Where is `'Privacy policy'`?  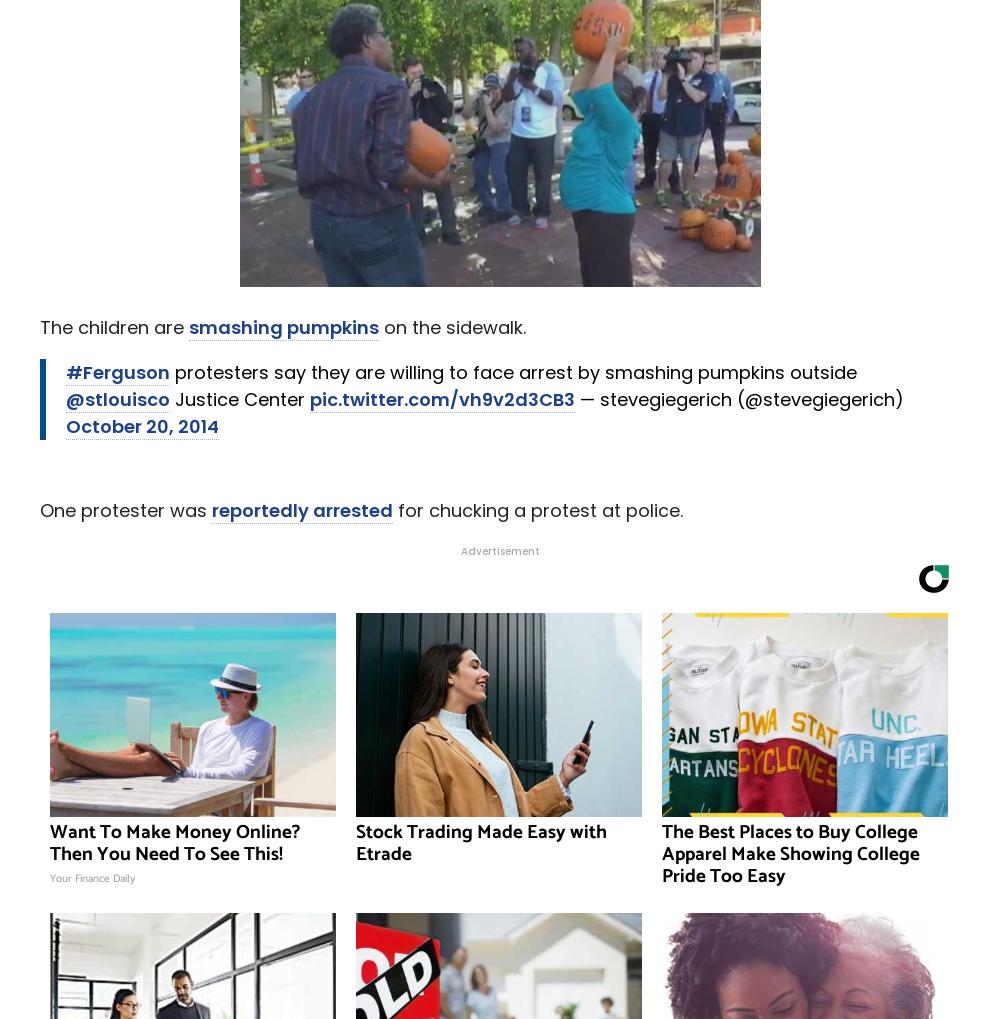
'Privacy policy' is located at coordinates (560, 979).